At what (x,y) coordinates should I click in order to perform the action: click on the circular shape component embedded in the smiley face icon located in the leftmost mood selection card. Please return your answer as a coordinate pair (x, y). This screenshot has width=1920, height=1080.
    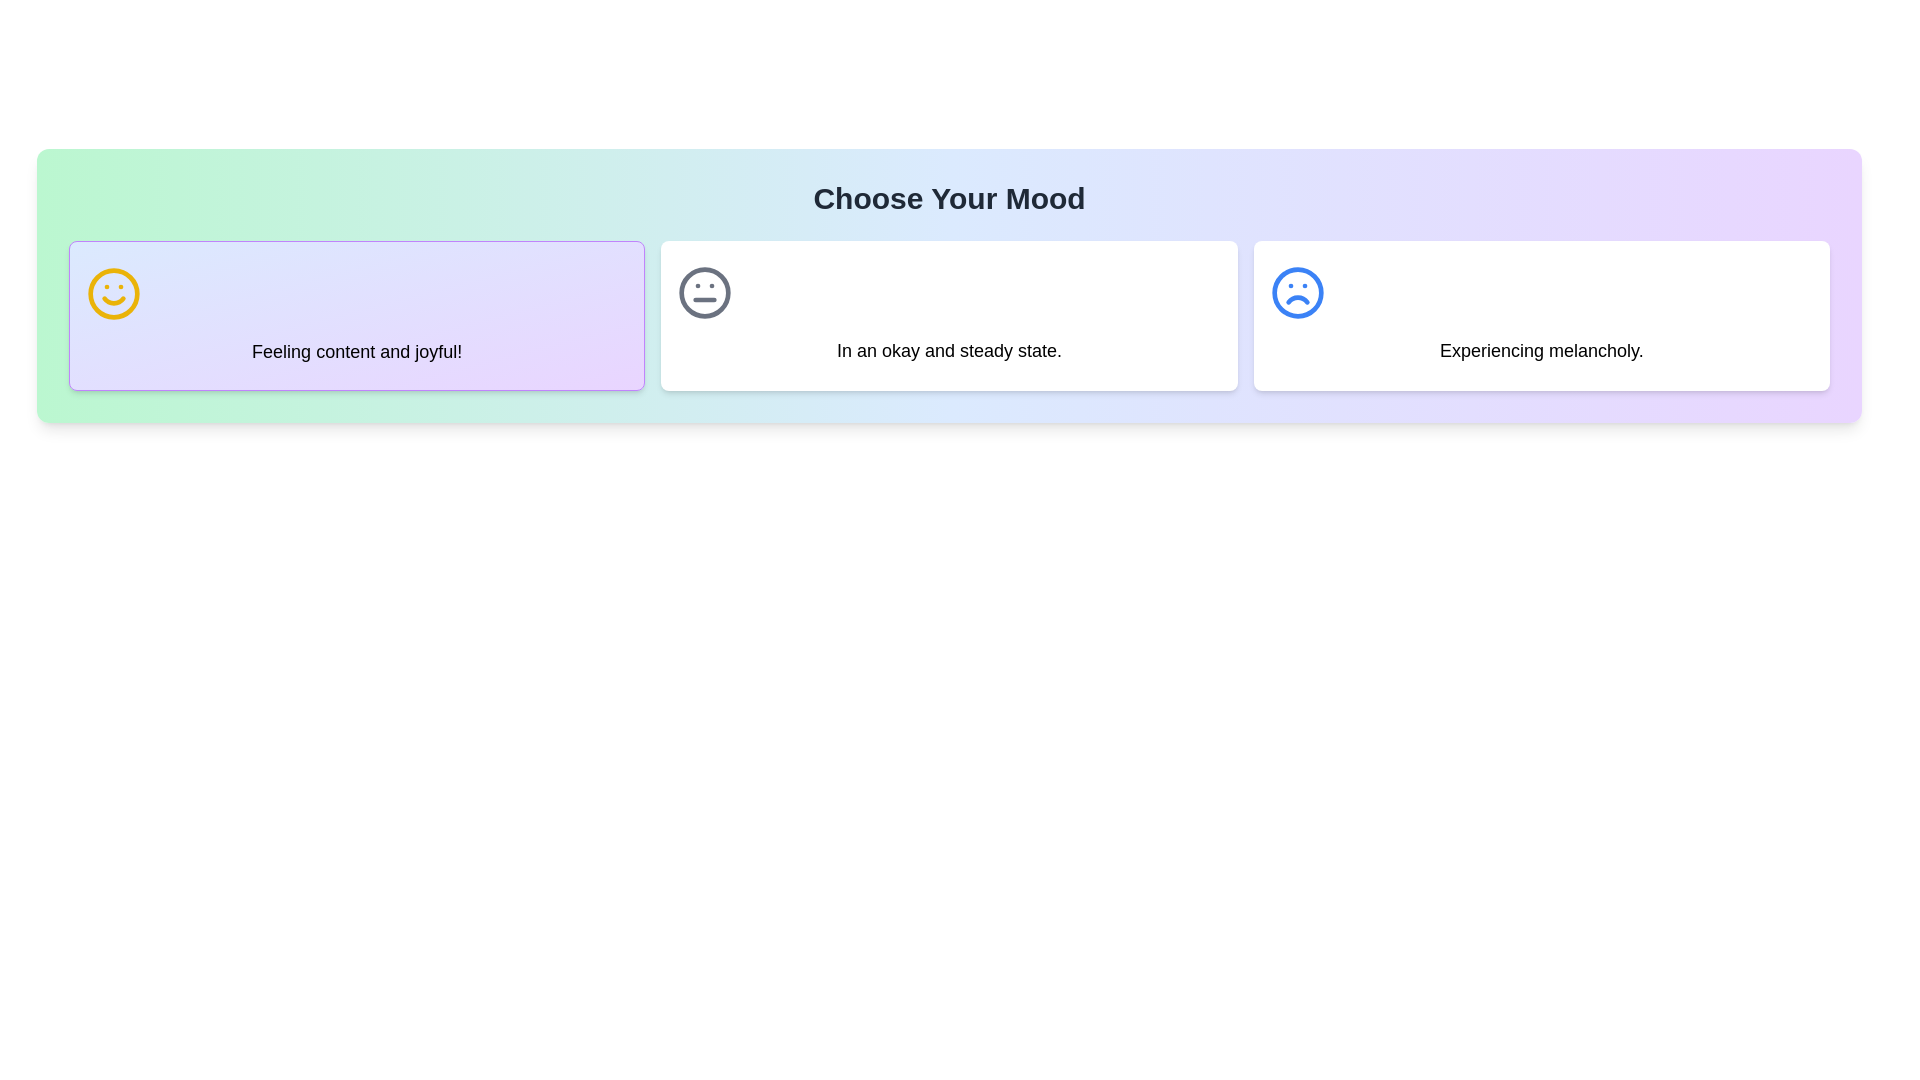
    Looking at the image, I should click on (113, 293).